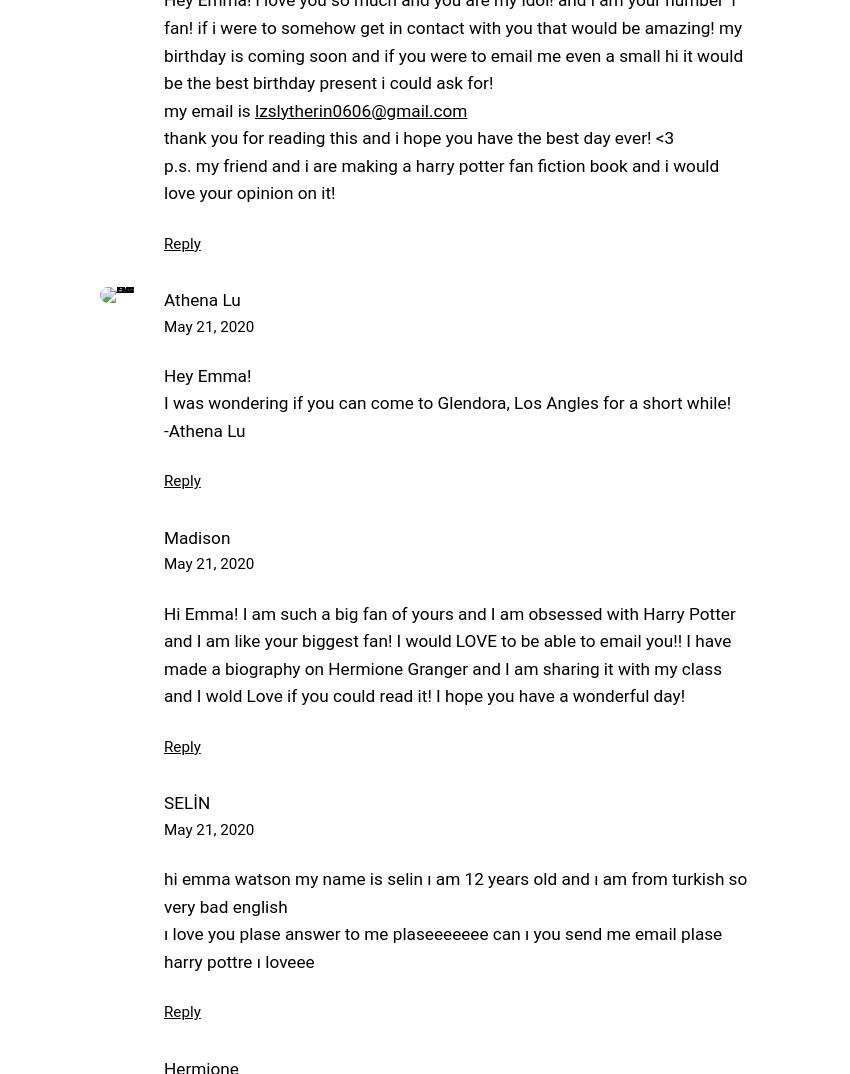 The height and width of the screenshot is (1074, 850). Describe the element at coordinates (440, 179) in the screenshot. I see `'p.s. my friend and i are making a harry potter fan fiction book and i would love your opinion on it!'` at that location.